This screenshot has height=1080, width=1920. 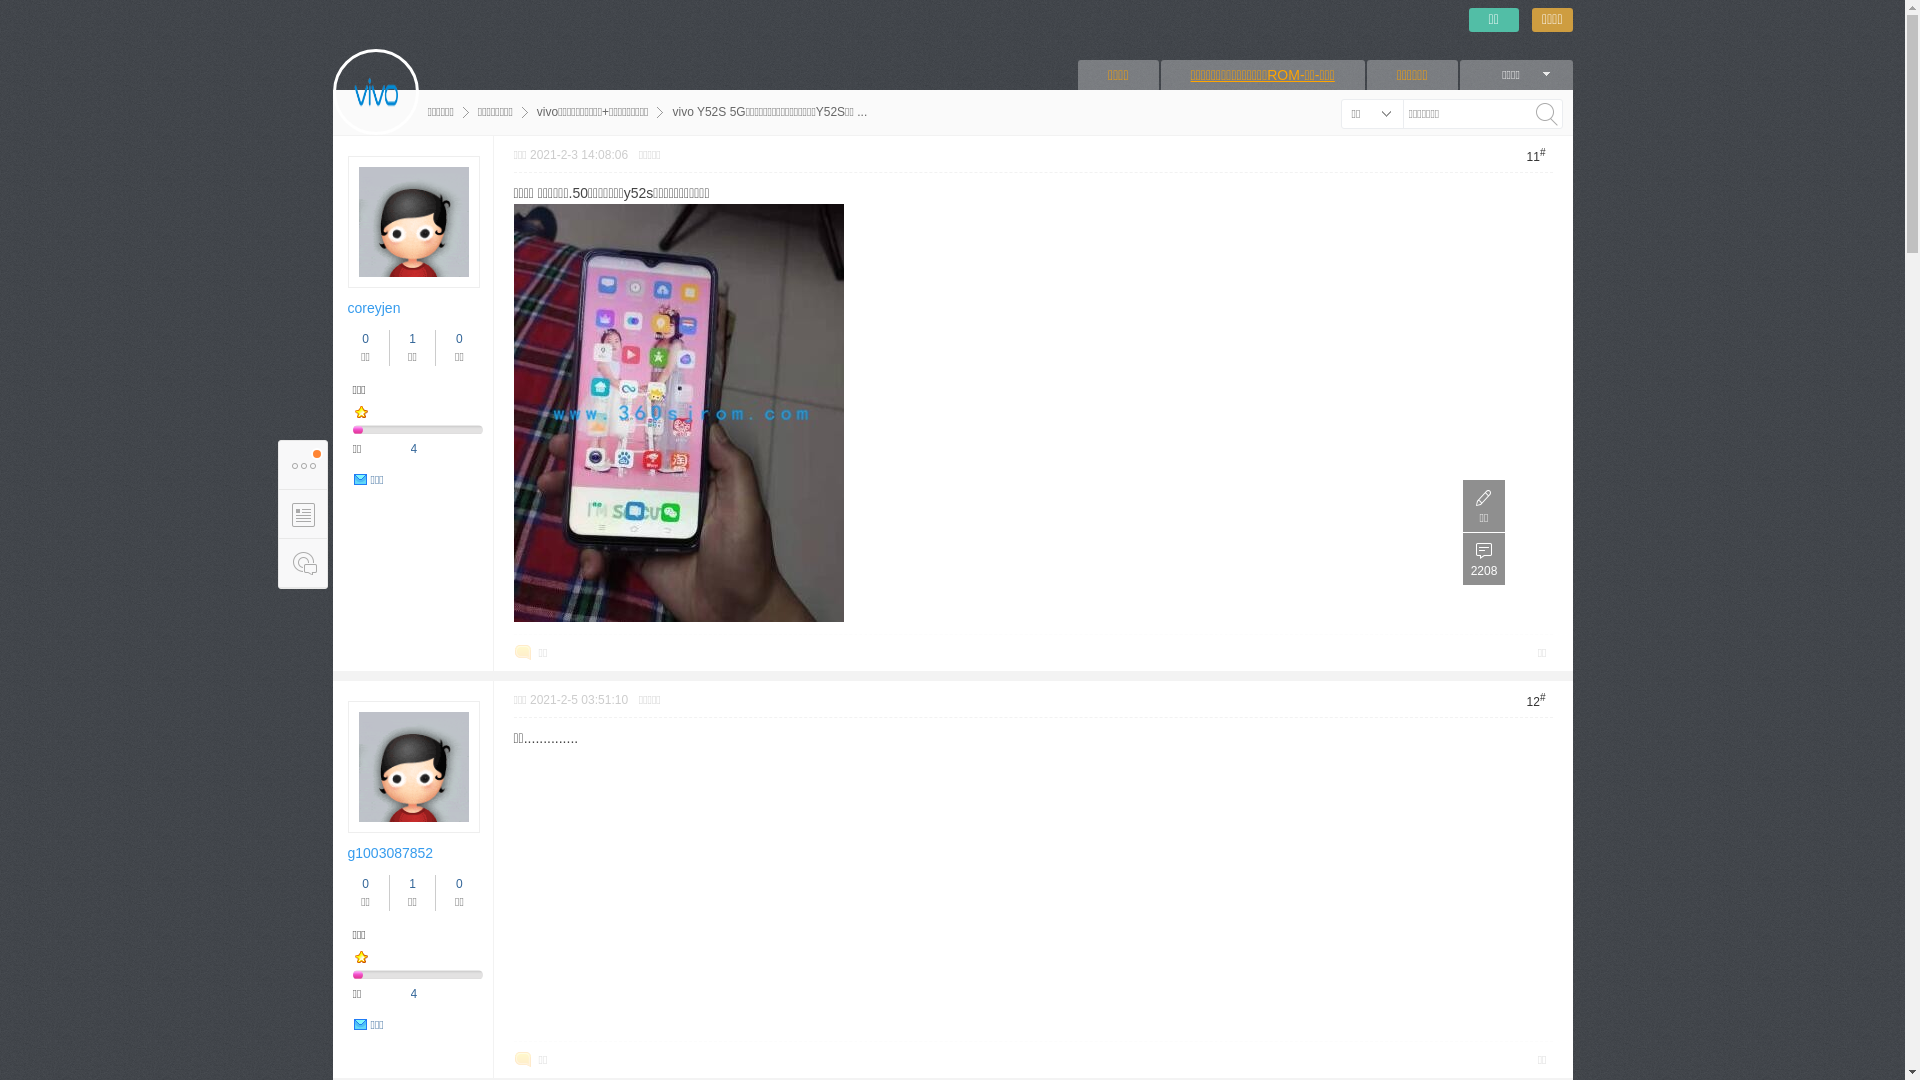 I want to click on '0', so click(x=365, y=882).